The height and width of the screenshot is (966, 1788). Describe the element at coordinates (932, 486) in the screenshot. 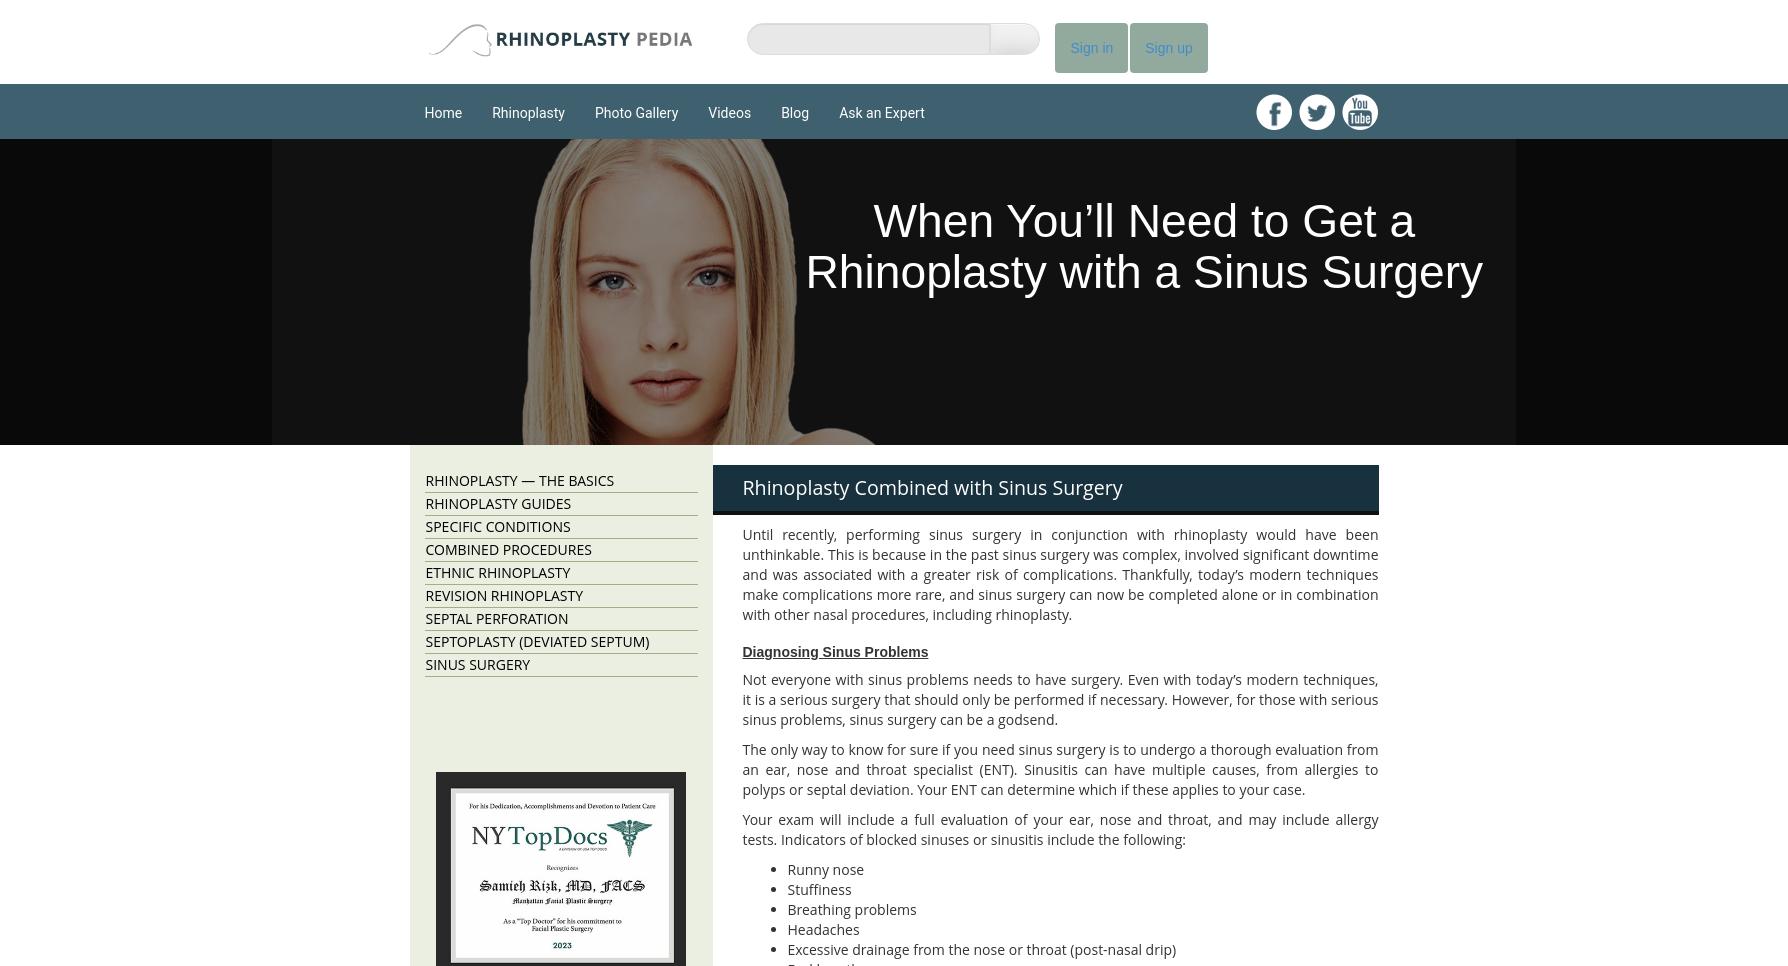

I see `'Rhinoplasty Combined with Sinus Surgery'` at that location.